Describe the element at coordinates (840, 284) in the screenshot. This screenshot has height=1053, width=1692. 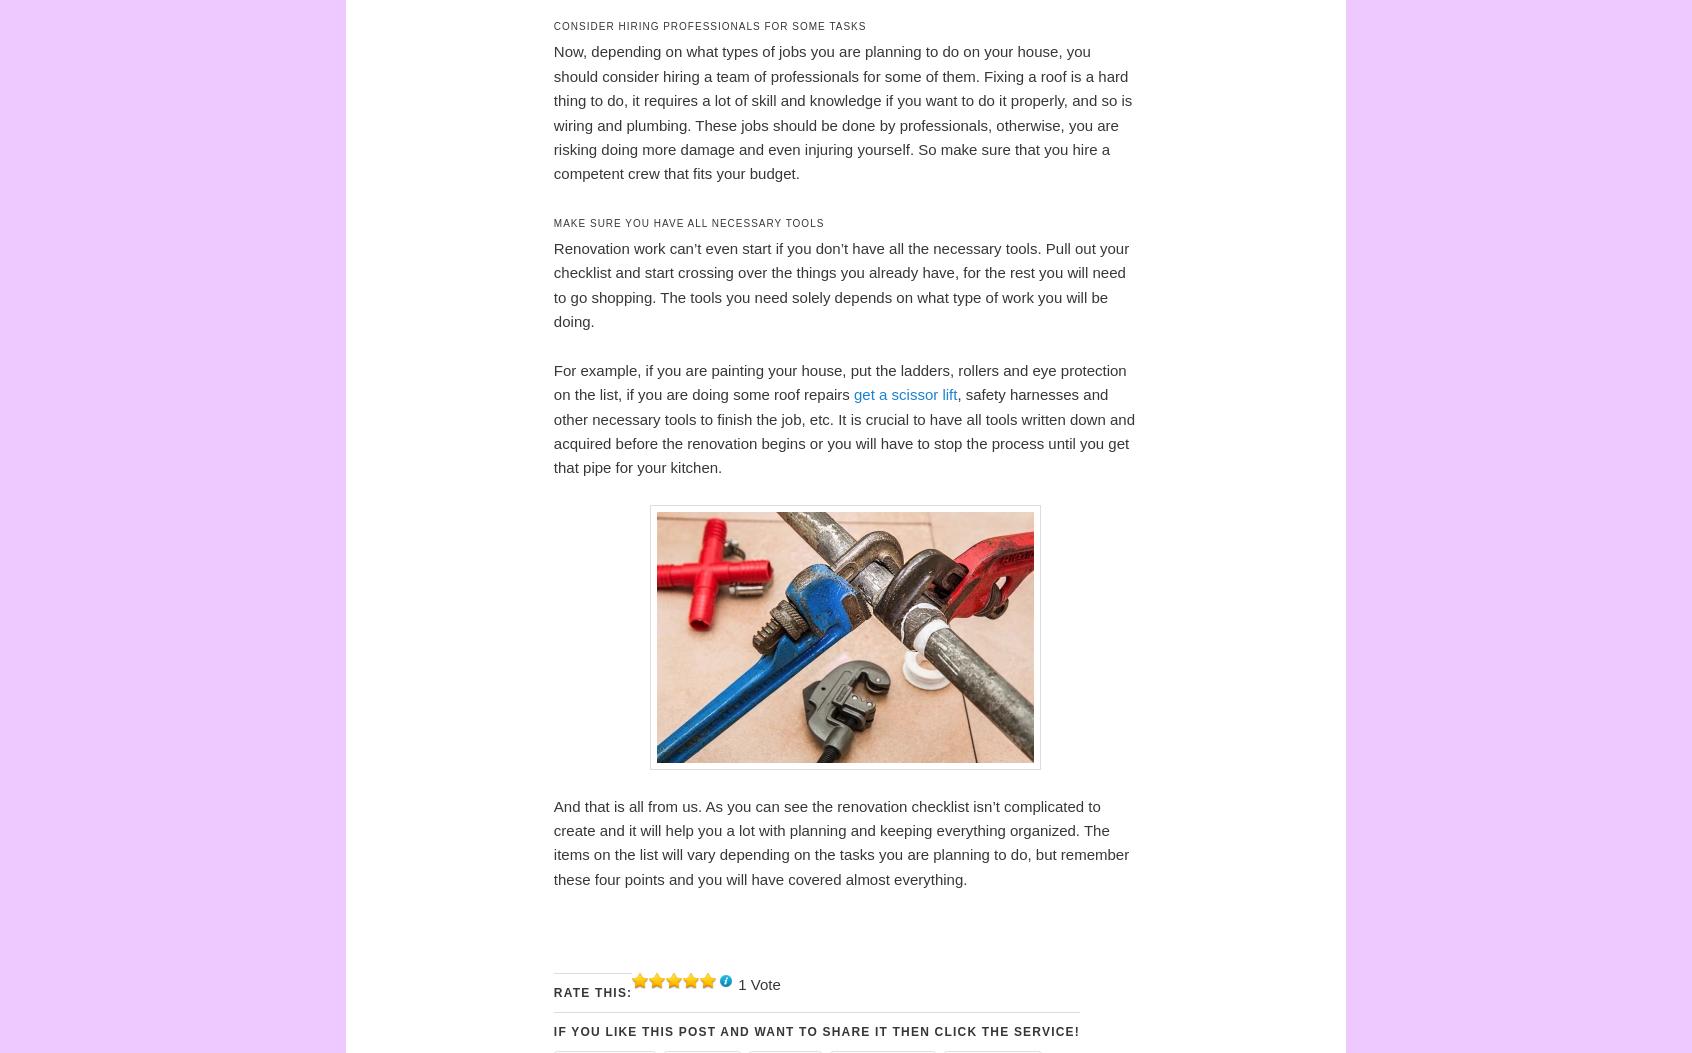
I see `'Renovation work can’t even start if you don’t have all the necessary tools. Pull out your checklist and start crossing over the things you already have, for the rest you will need to go shopping. The tools you need solely depends on what type of work you will be doing.'` at that location.